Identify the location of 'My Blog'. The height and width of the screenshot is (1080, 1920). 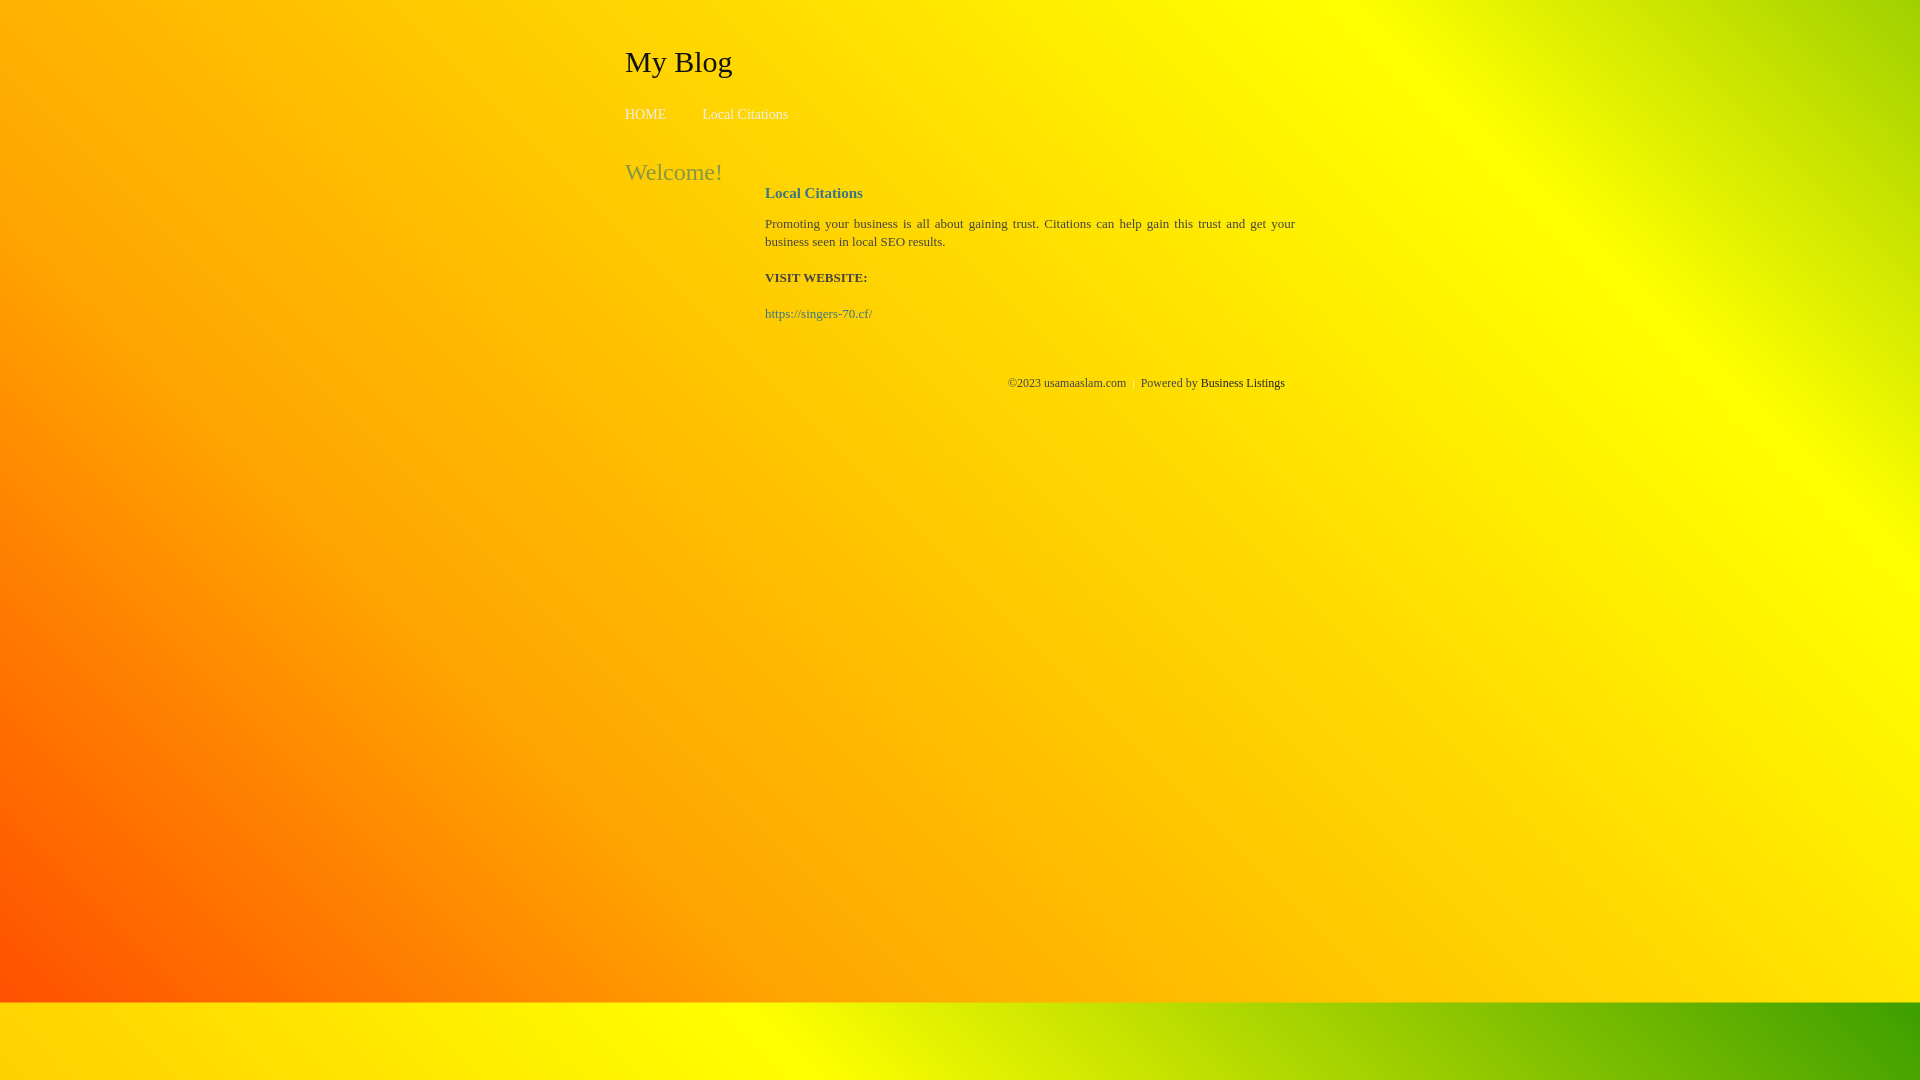
(623, 60).